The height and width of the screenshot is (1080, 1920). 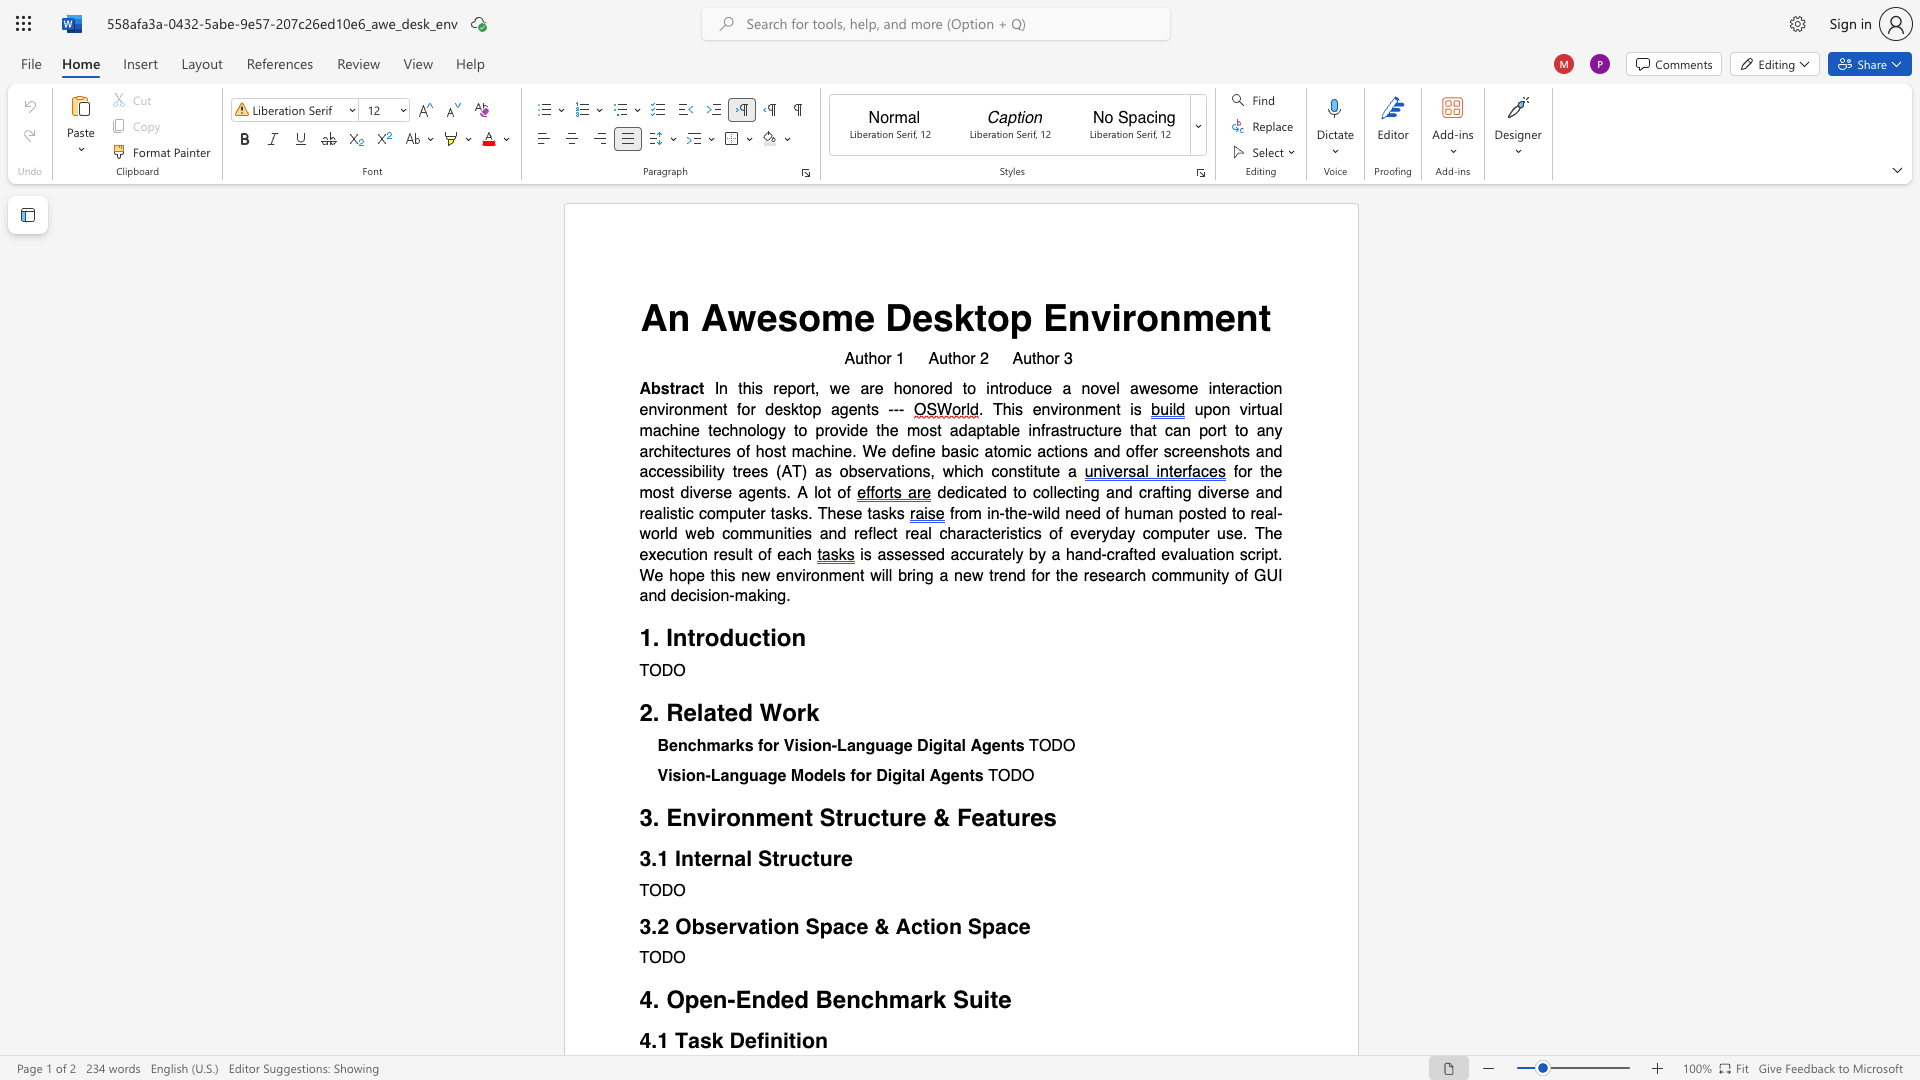 I want to click on the space between the continuous character "b" and "y" in the text, so click(x=1037, y=555).